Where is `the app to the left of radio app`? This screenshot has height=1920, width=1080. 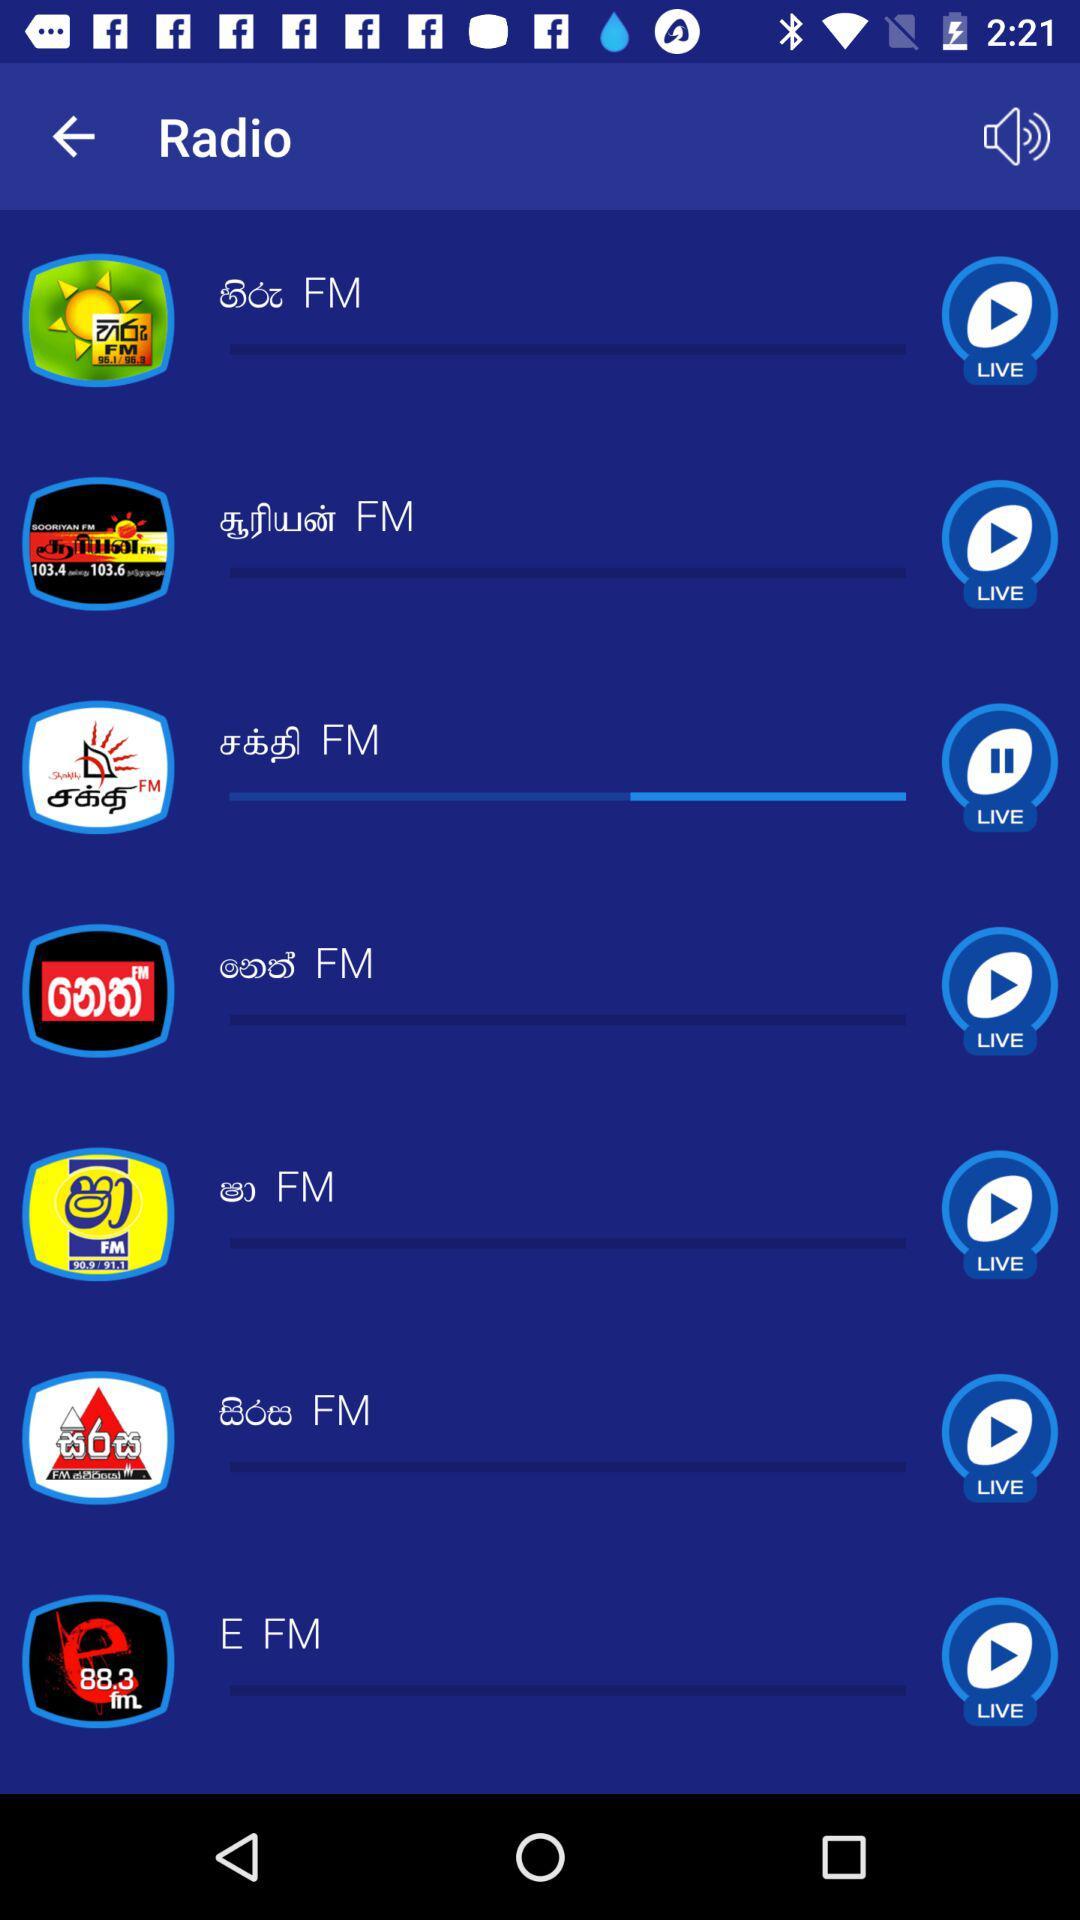 the app to the left of radio app is located at coordinates (72, 135).